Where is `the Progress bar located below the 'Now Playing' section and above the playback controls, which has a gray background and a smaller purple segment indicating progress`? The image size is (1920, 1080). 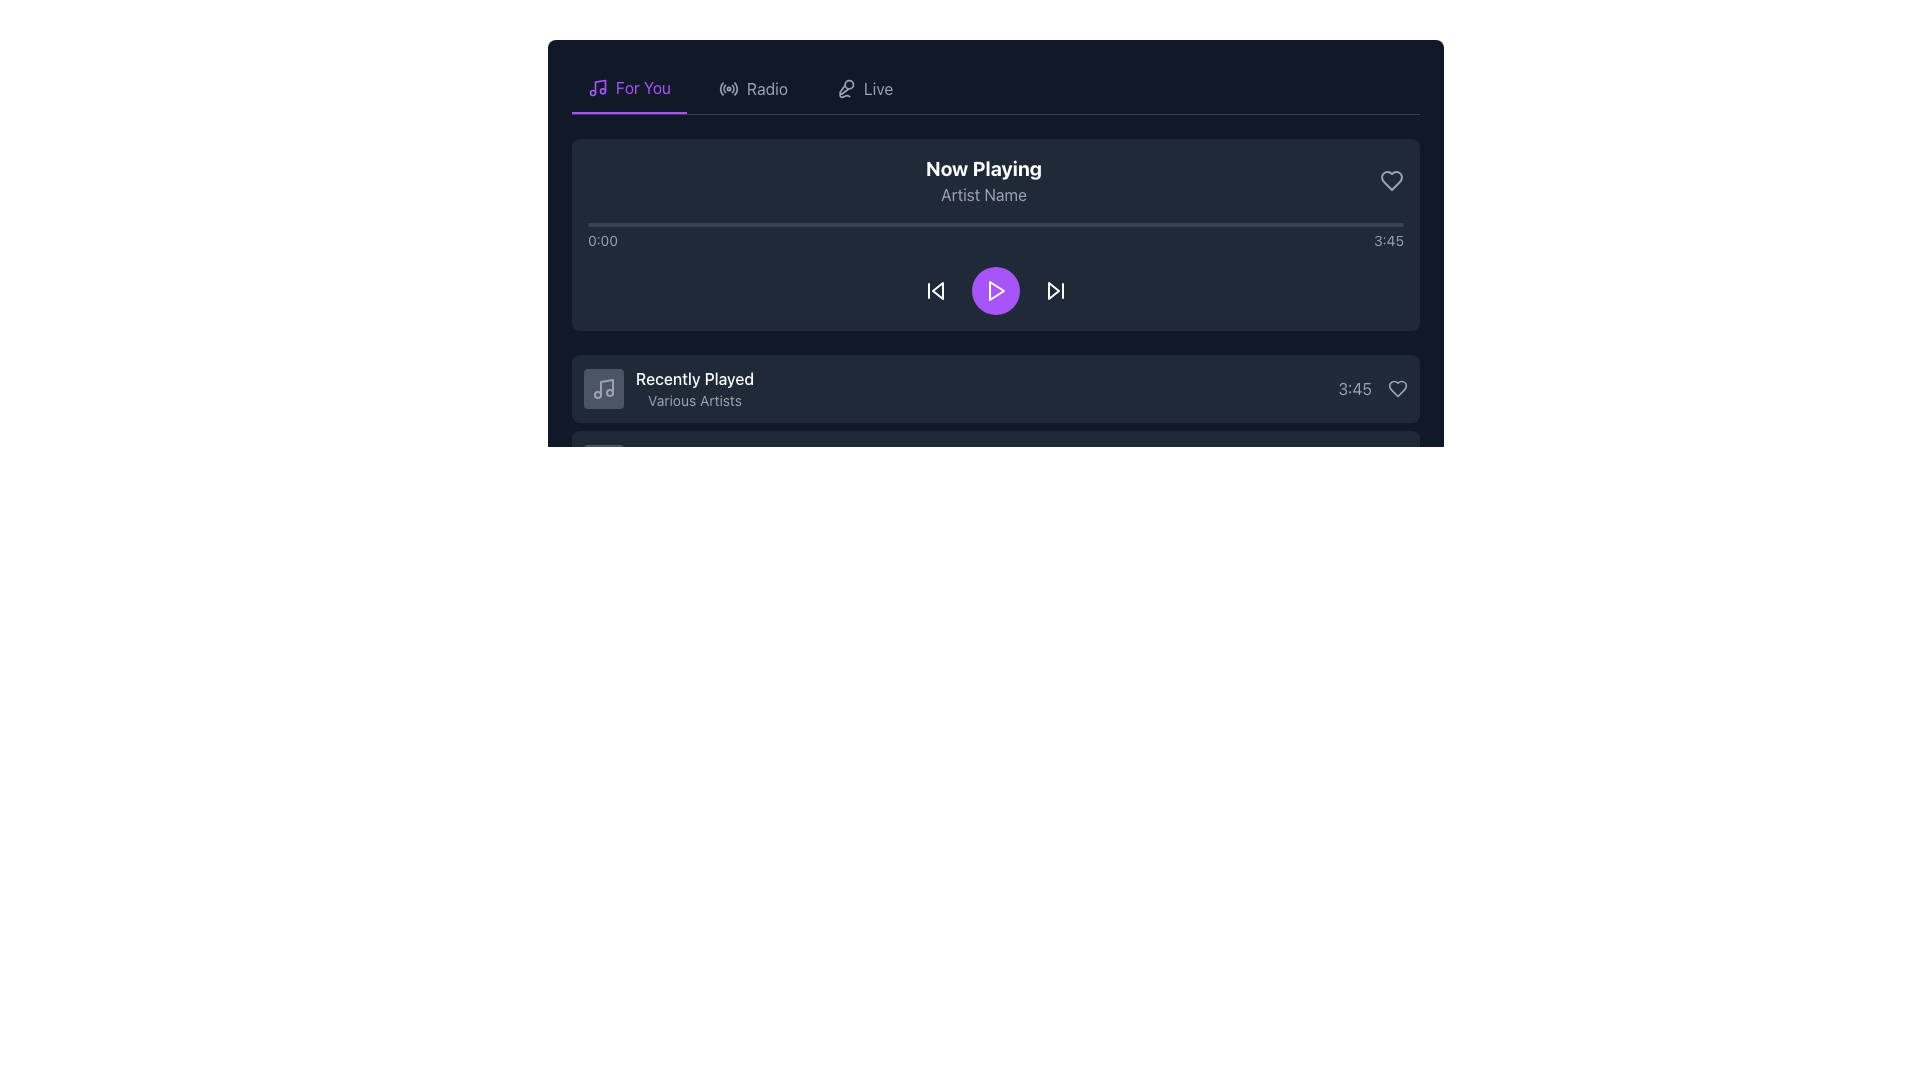 the Progress bar located below the 'Now Playing' section and above the playback controls, which has a gray background and a smaller purple segment indicating progress is located at coordinates (996, 224).